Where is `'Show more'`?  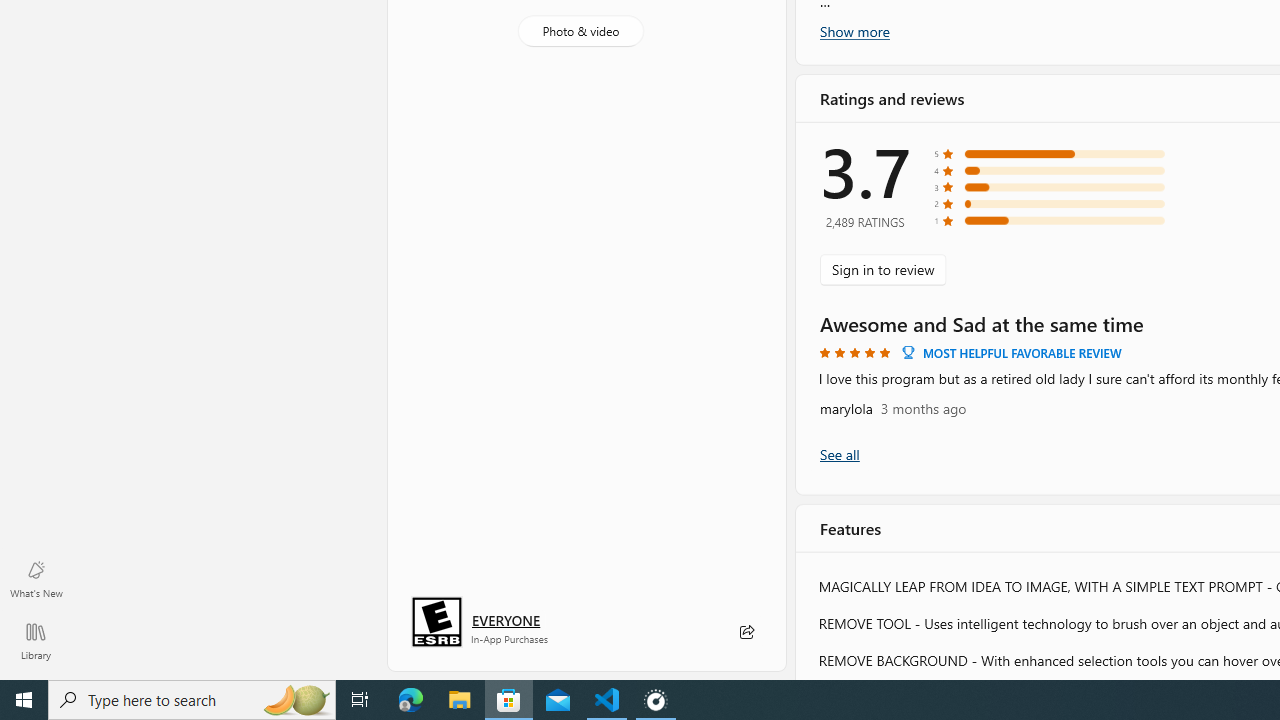
'Show more' is located at coordinates (855, 31).